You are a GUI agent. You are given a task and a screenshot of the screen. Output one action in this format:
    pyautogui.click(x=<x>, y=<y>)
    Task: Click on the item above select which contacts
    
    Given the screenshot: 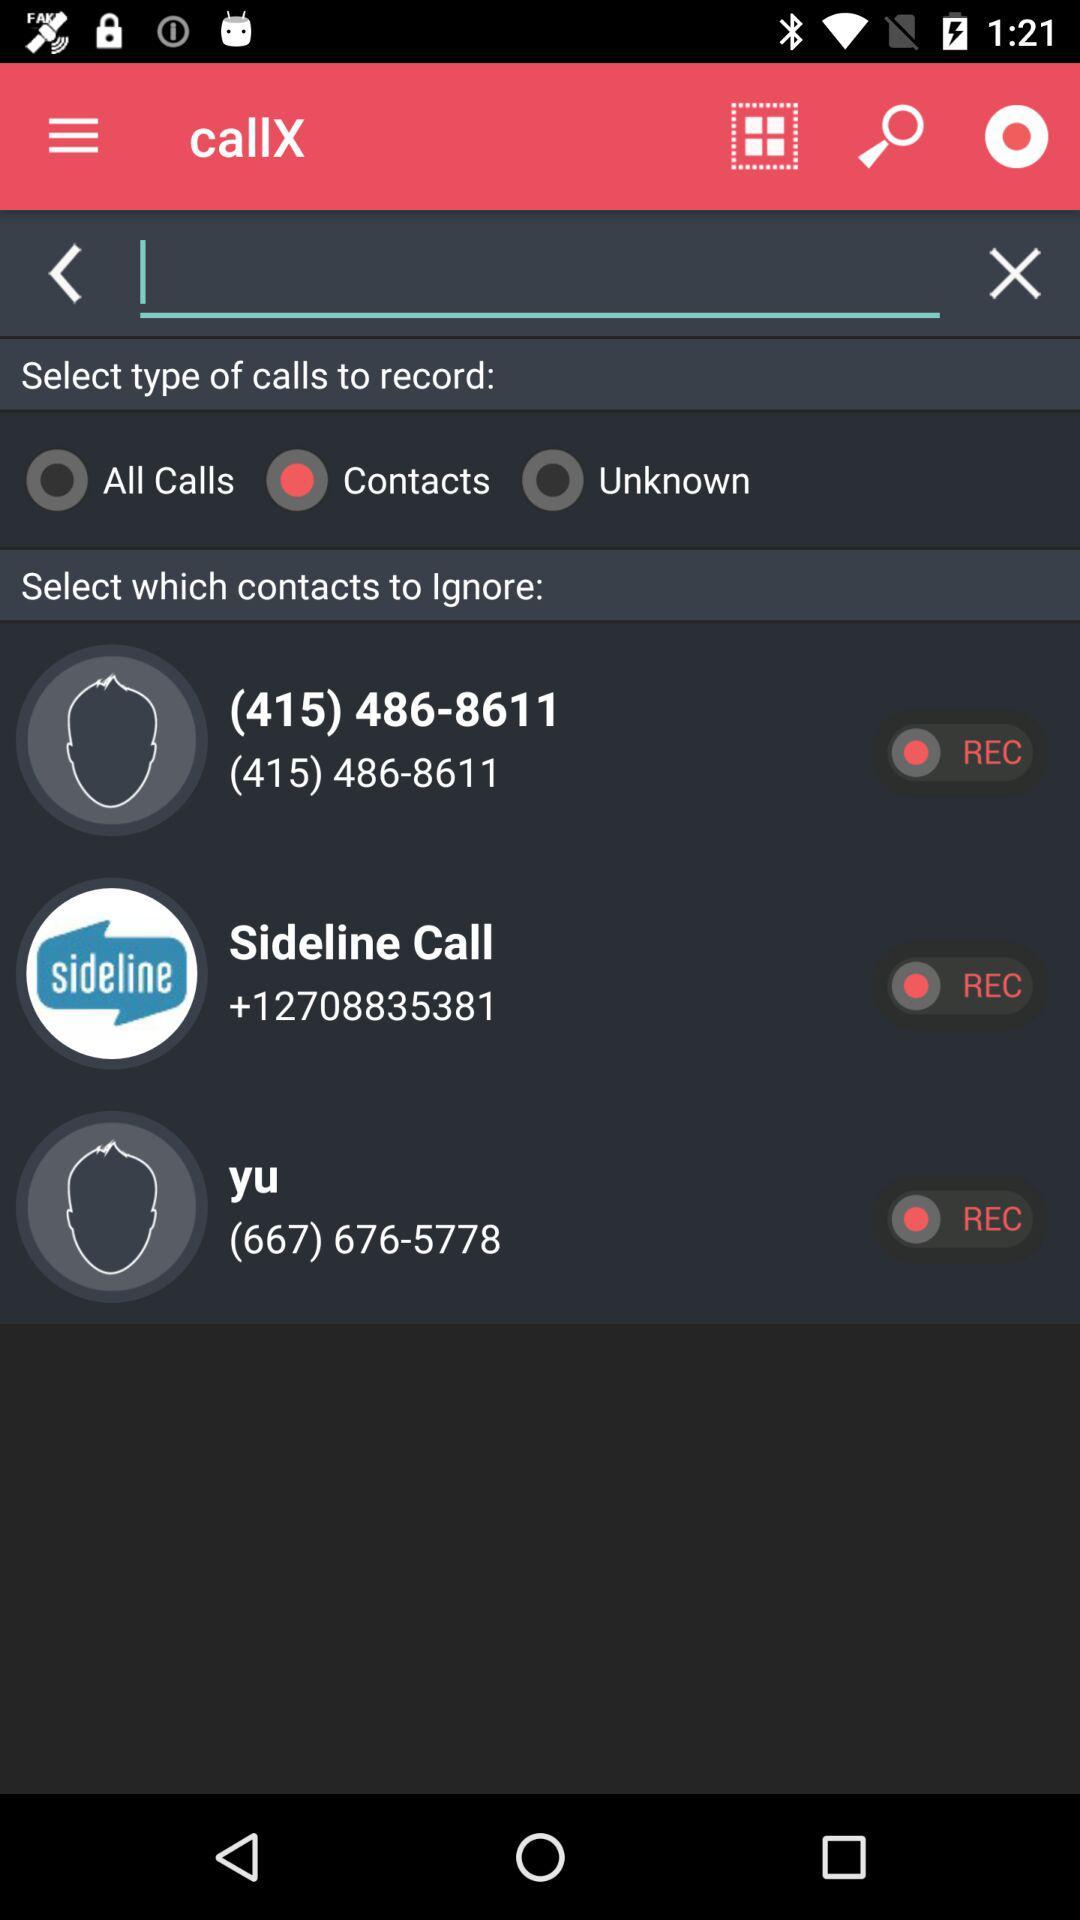 What is the action you would take?
    pyautogui.click(x=627, y=478)
    